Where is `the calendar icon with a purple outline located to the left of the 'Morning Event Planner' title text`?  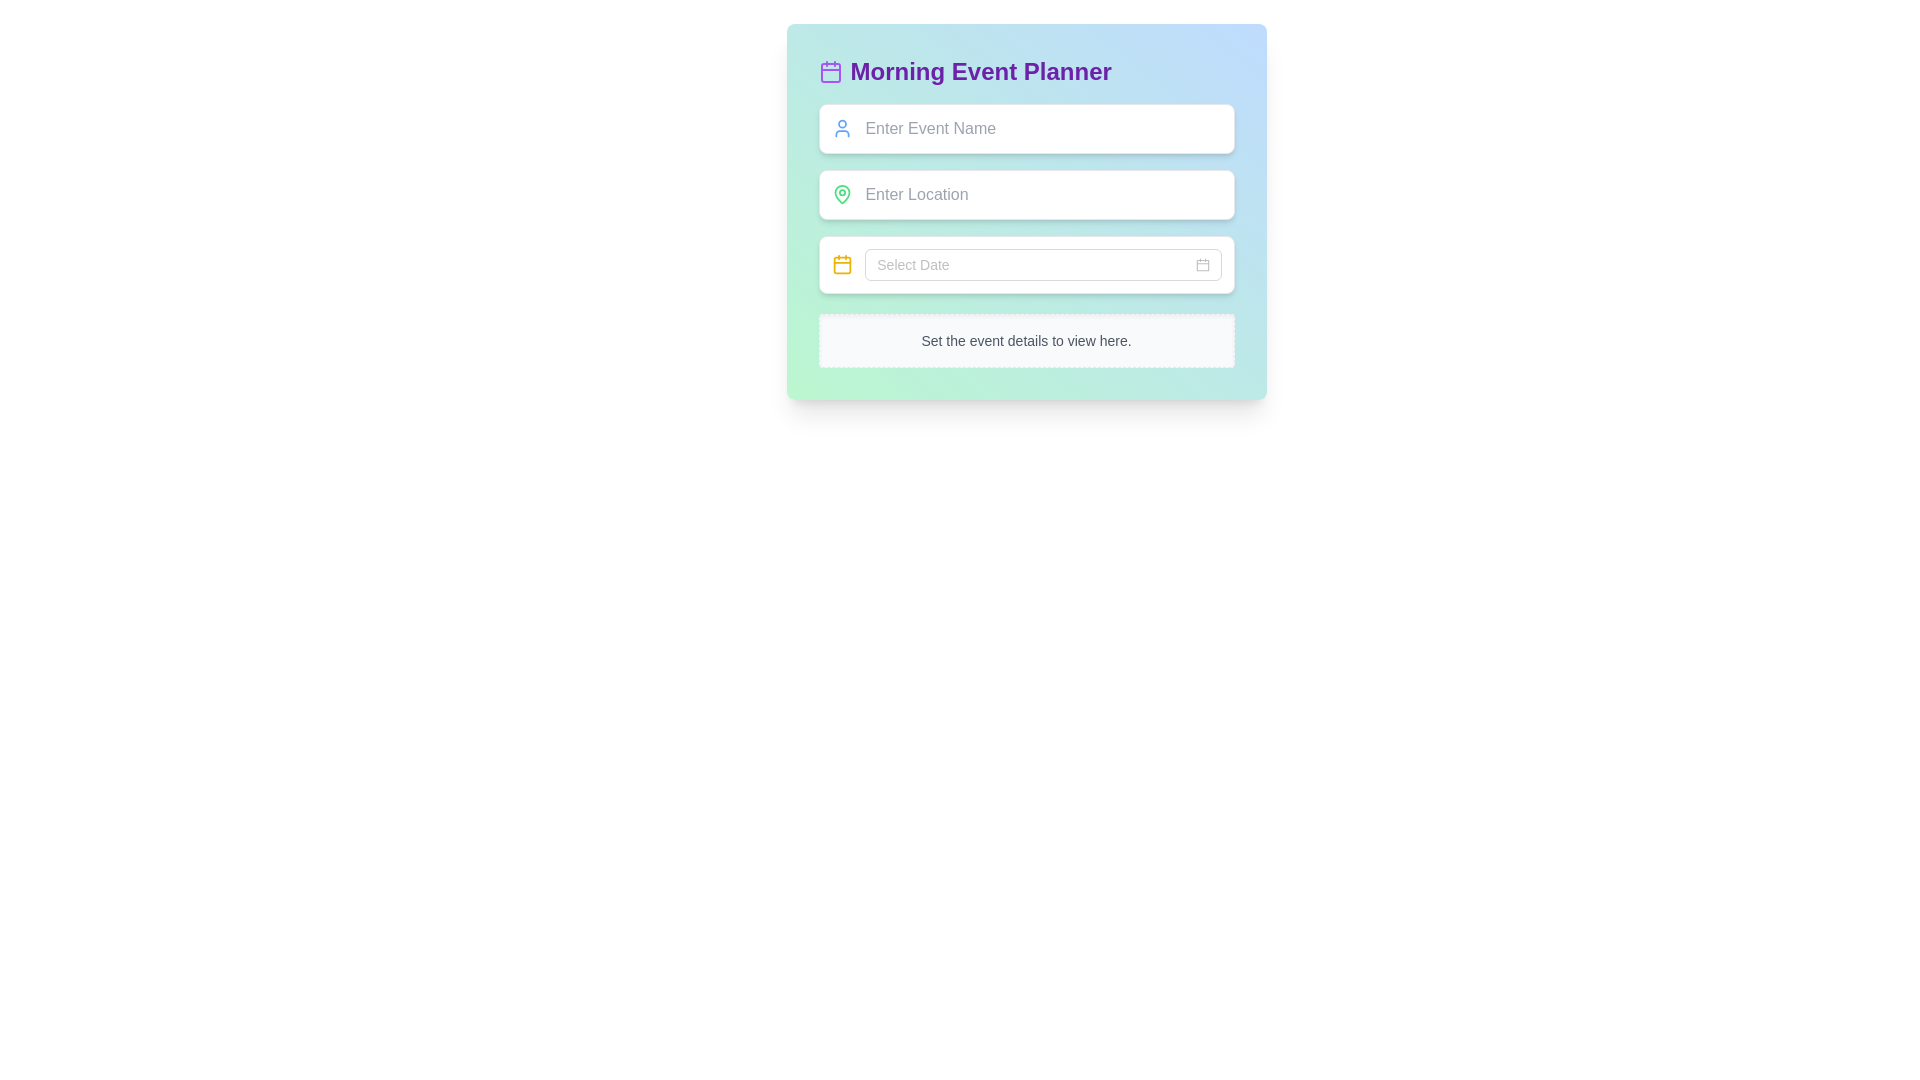 the calendar icon with a purple outline located to the left of the 'Morning Event Planner' title text is located at coordinates (830, 71).